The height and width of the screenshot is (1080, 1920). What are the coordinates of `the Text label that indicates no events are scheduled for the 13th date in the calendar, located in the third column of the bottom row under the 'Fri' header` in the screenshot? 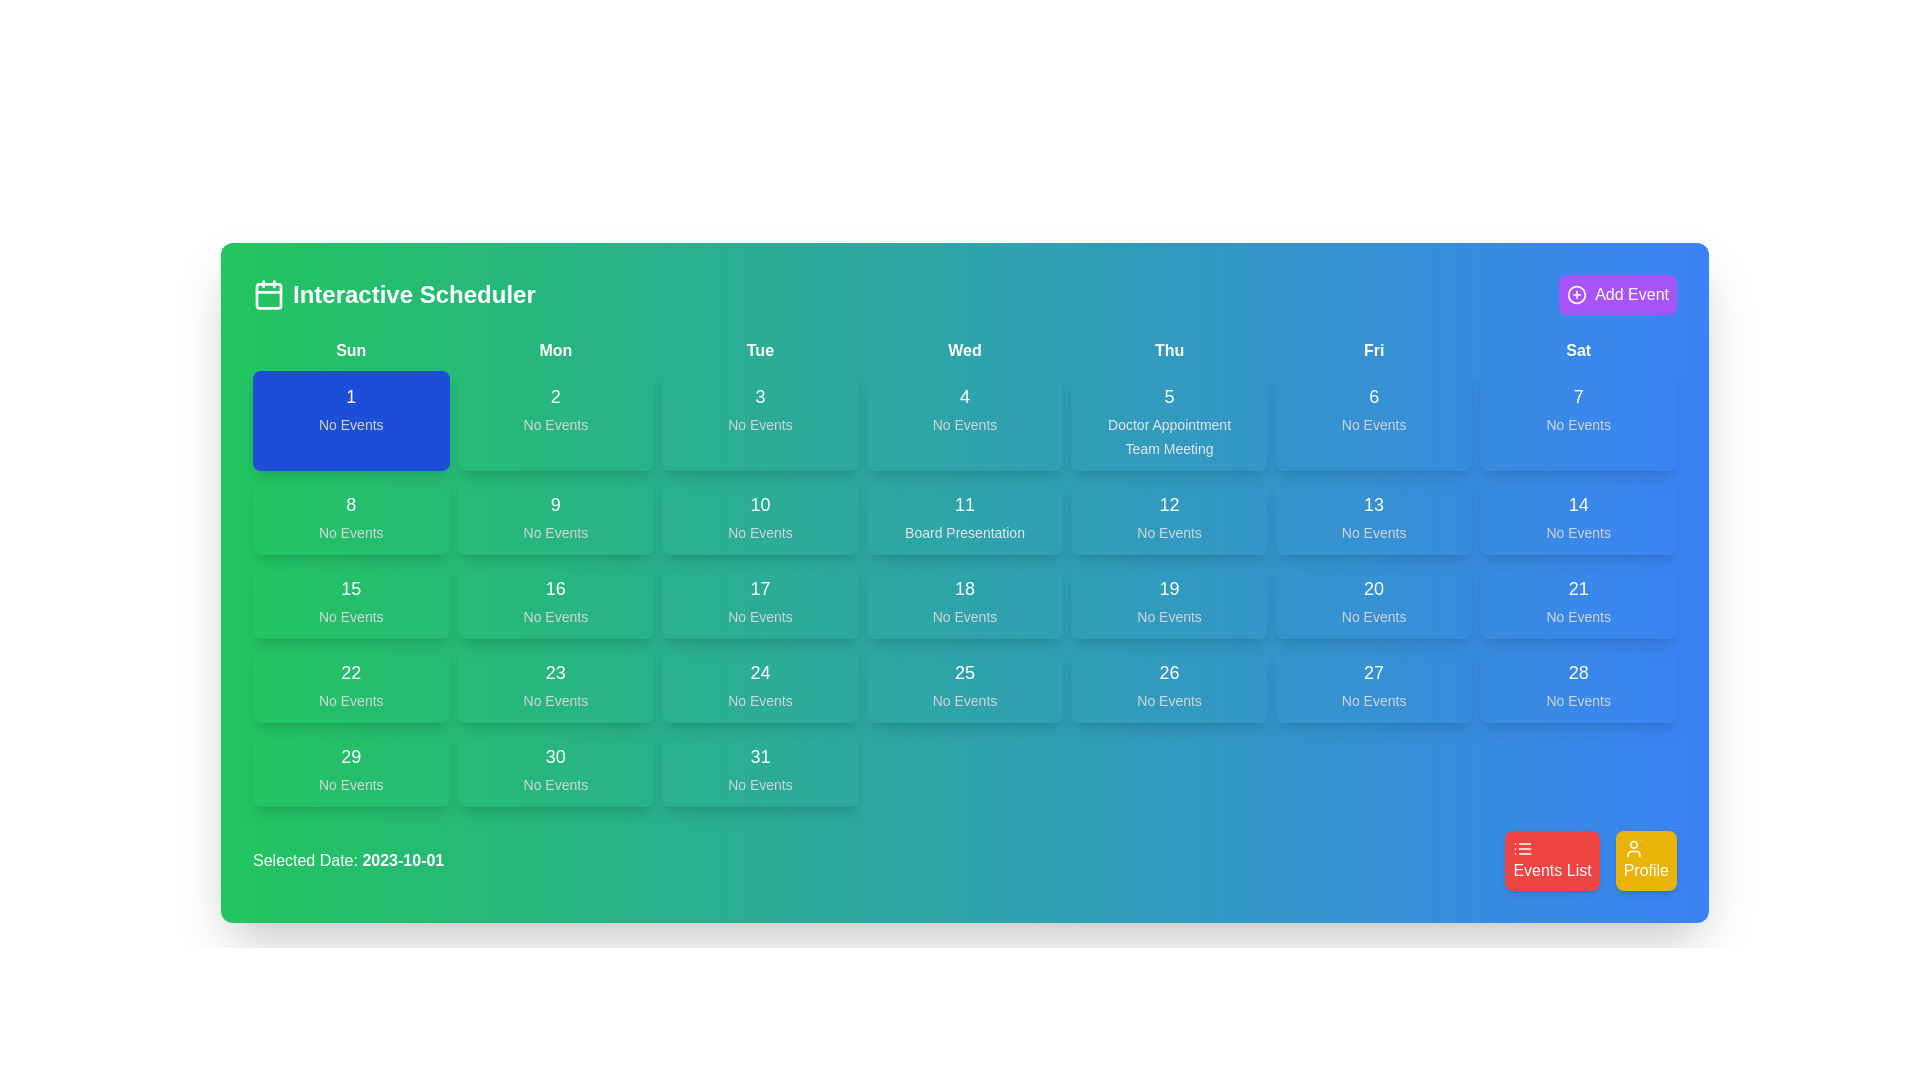 It's located at (1373, 531).